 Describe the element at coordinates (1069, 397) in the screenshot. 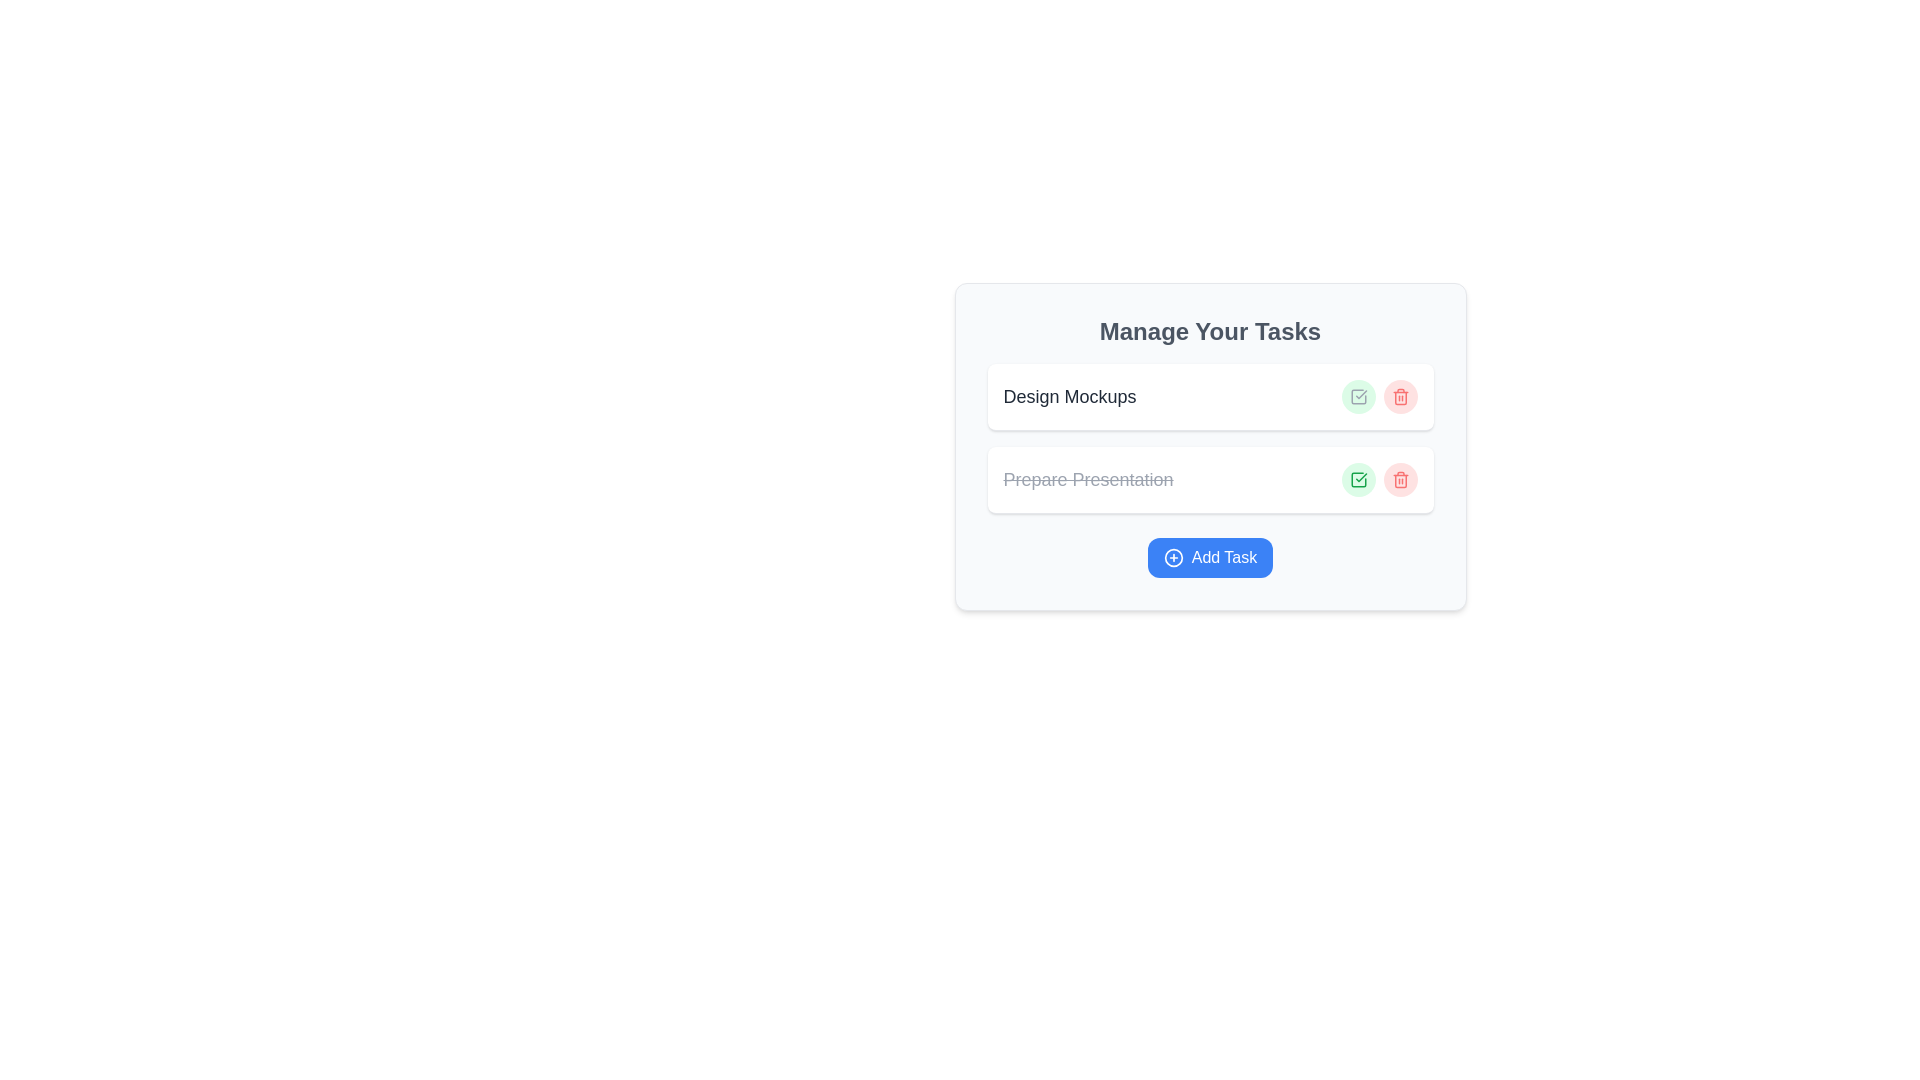

I see `the 'Design Mockups' text label, which is styled in a medium-sized bold font and located next to a green checkmark and a red trash can icon` at that location.